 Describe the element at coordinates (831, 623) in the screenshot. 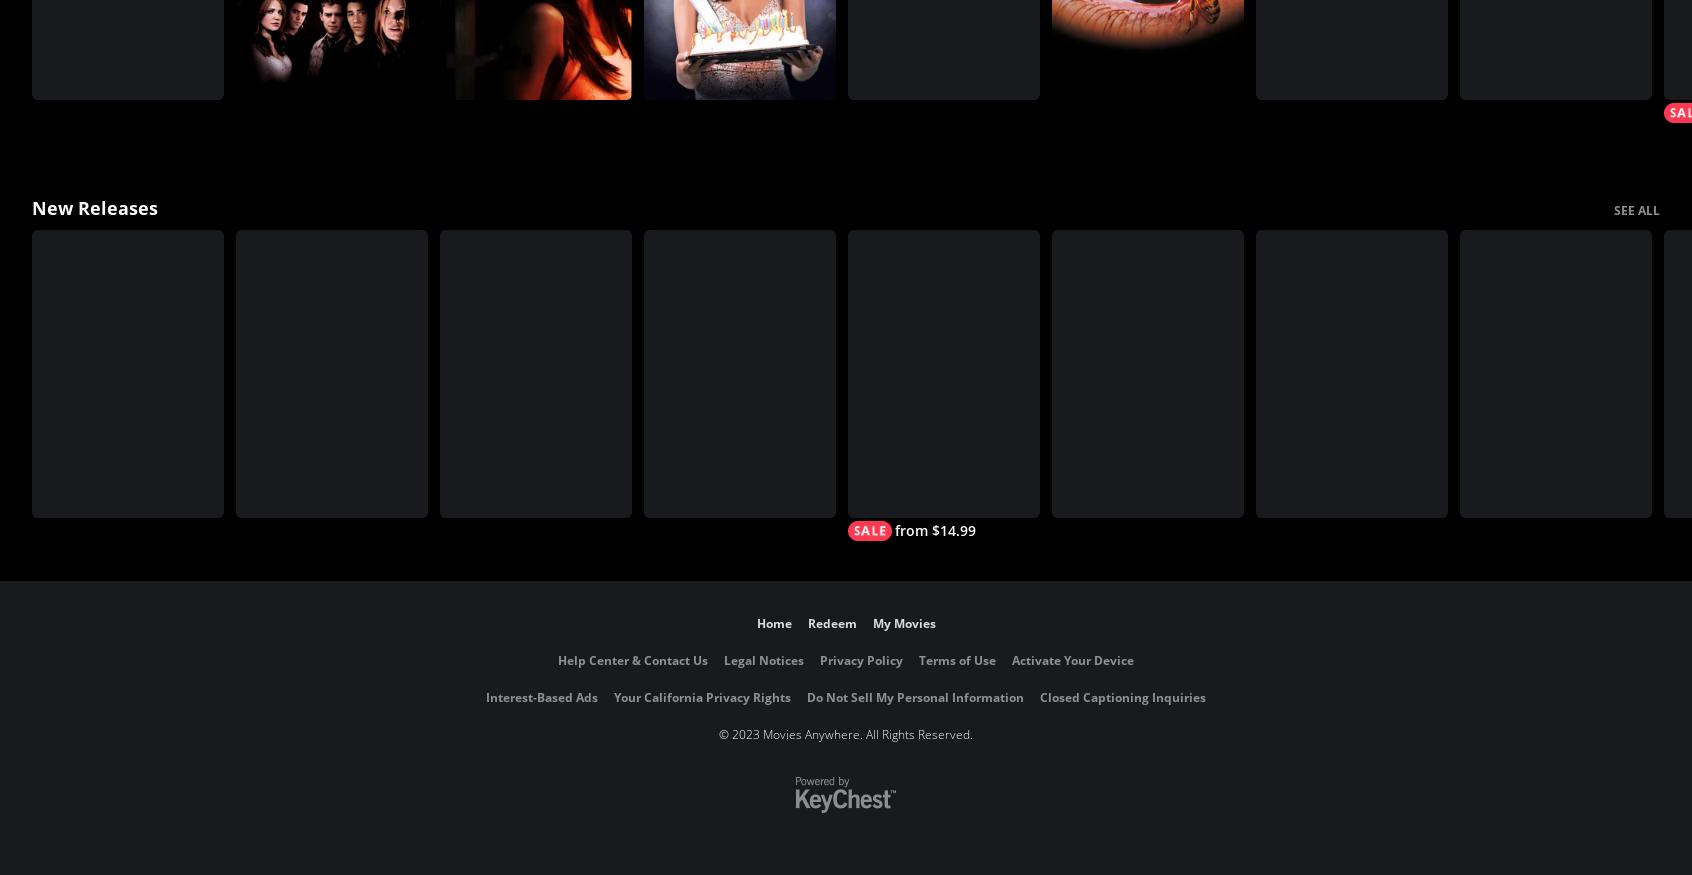

I see `'Redeem'` at that location.